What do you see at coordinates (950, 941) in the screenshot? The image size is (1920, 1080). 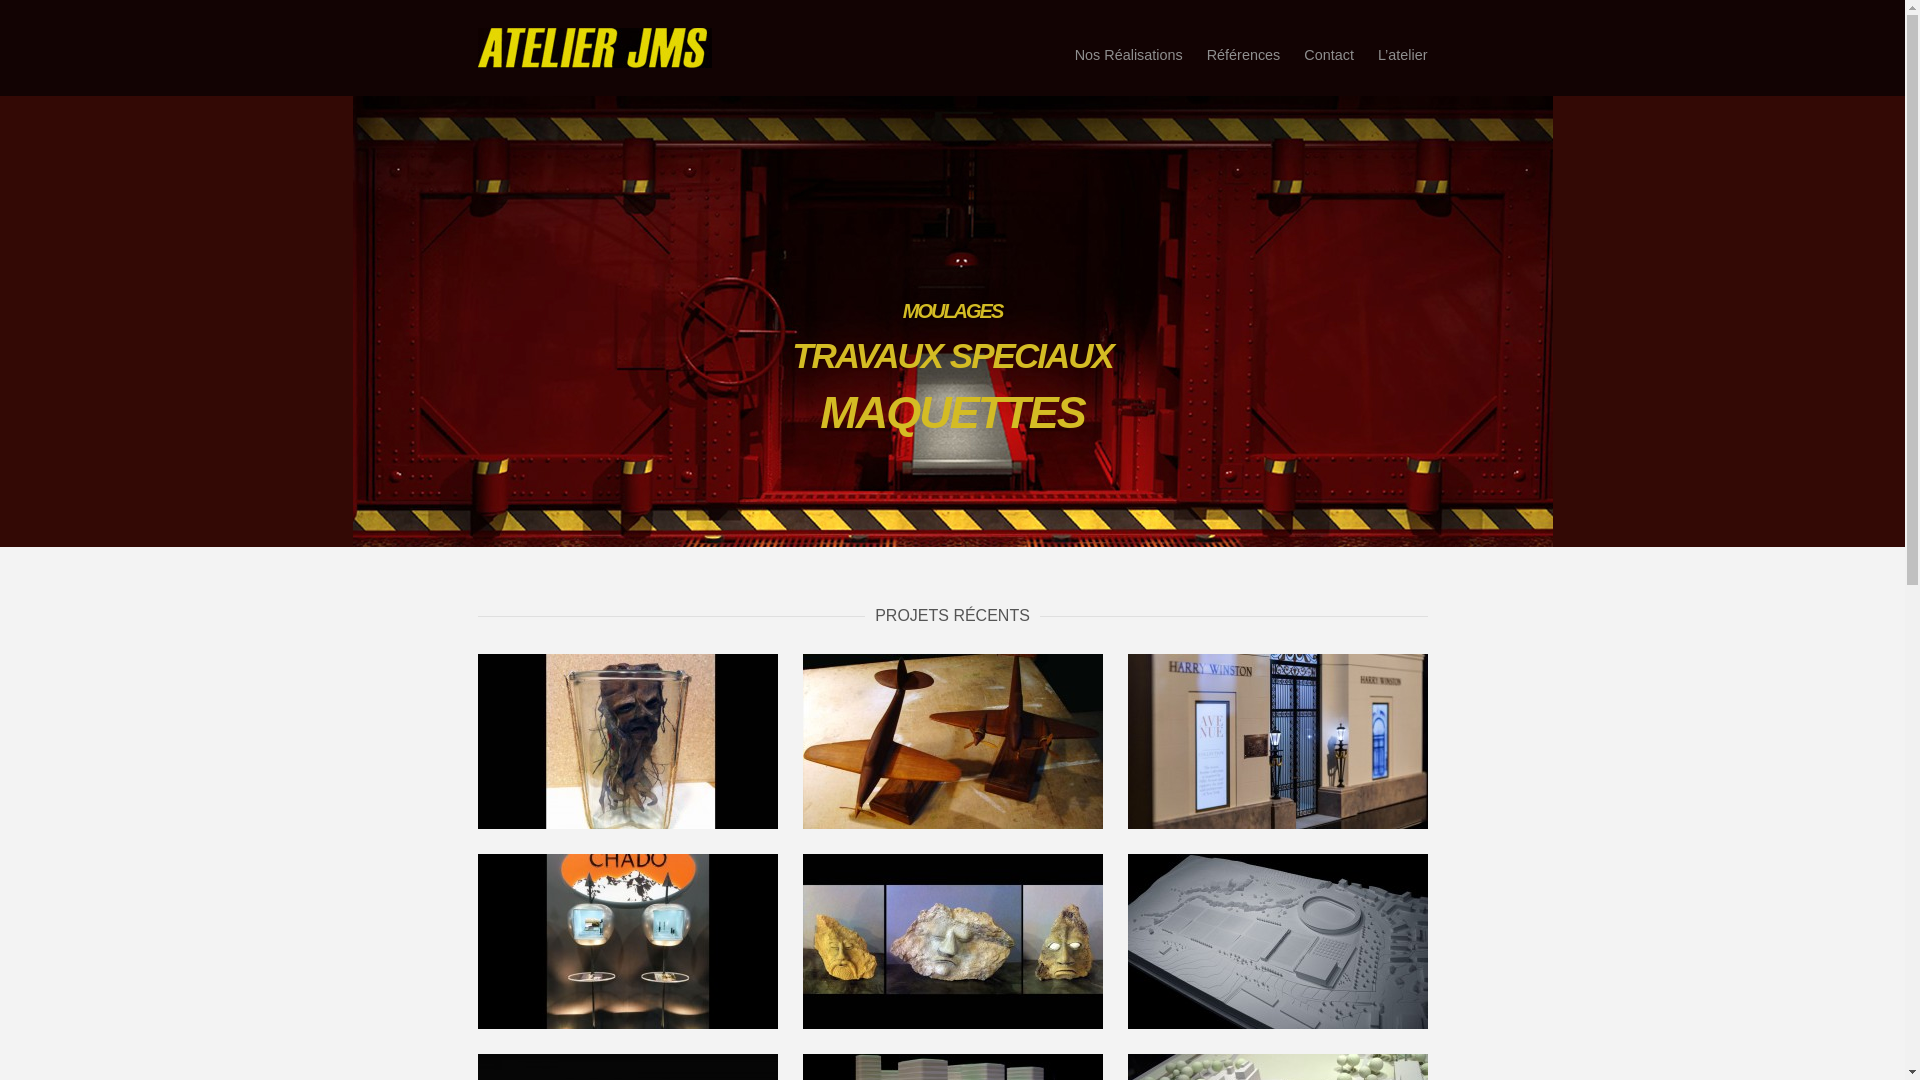 I see `'Personnages'` at bounding box center [950, 941].